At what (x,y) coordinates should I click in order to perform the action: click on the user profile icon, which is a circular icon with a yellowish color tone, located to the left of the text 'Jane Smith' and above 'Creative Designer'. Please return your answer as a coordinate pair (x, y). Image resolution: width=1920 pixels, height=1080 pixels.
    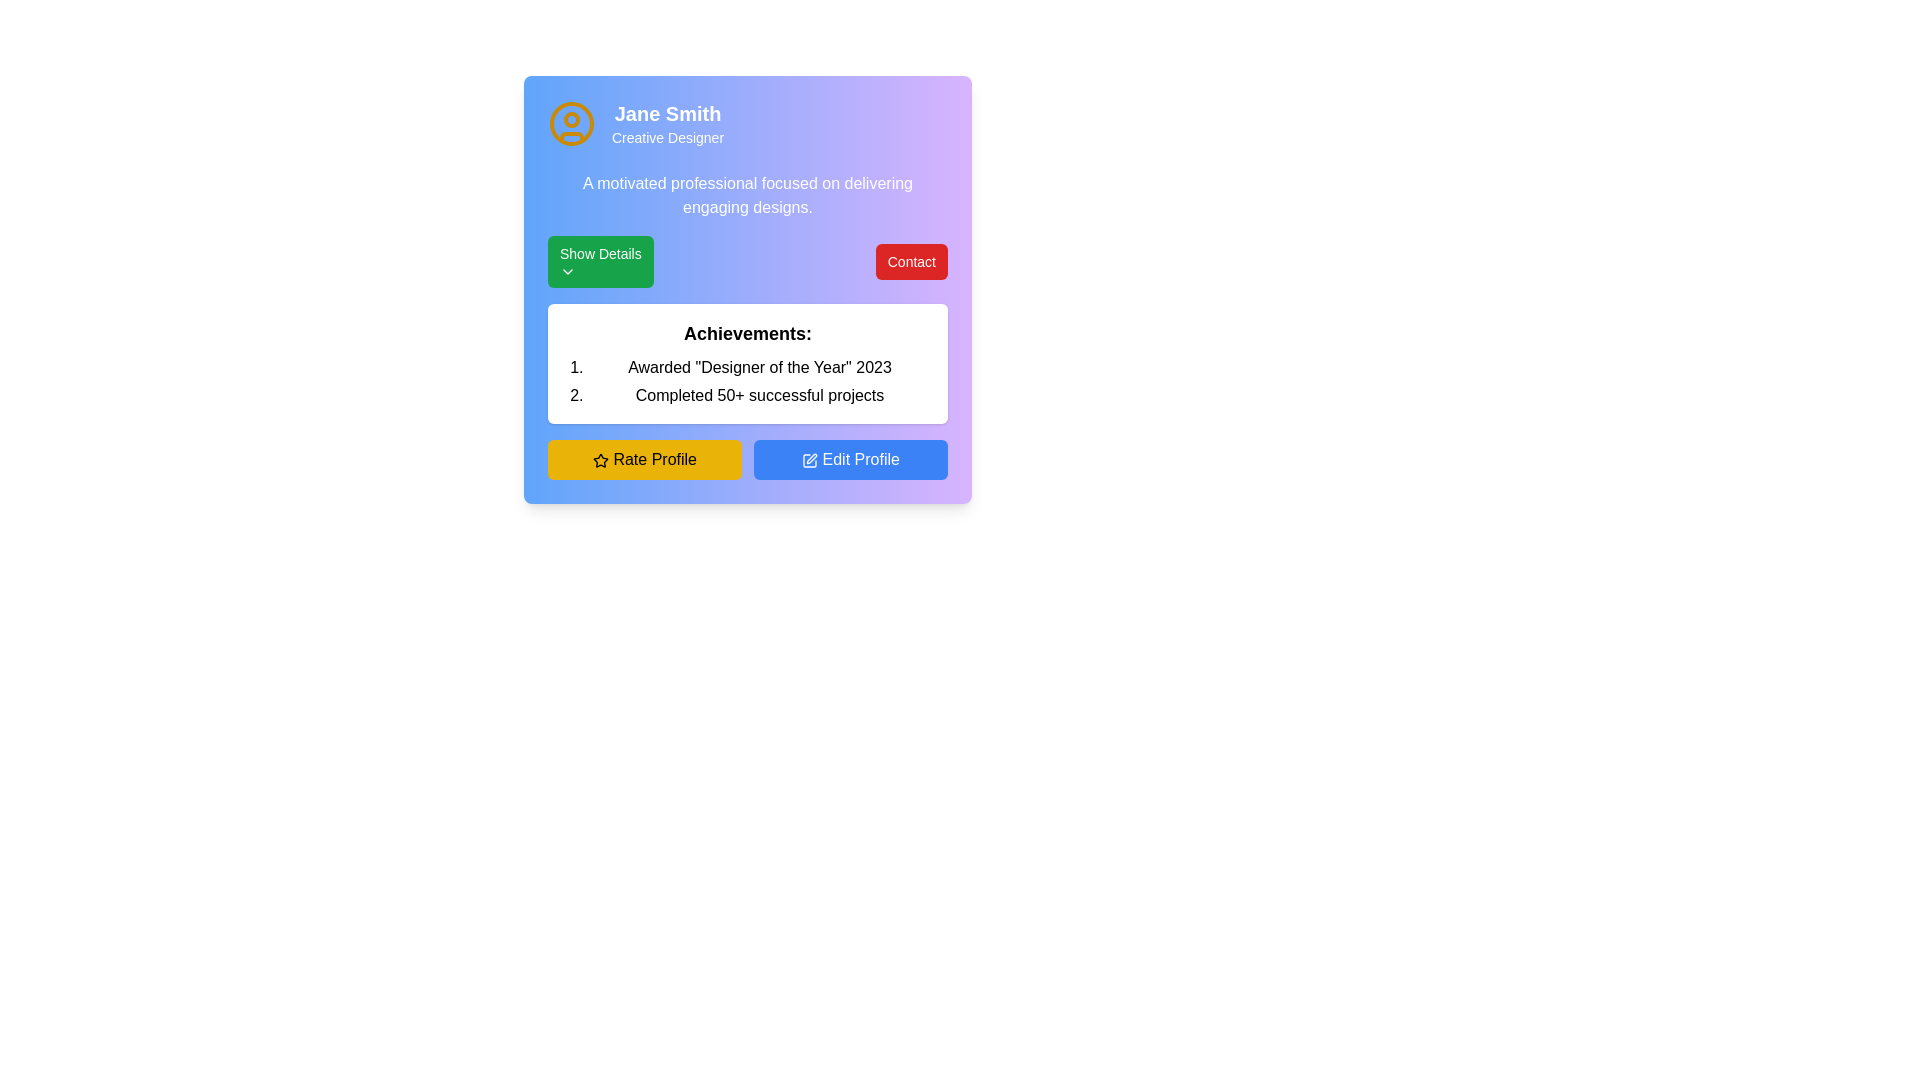
    Looking at the image, I should click on (570, 123).